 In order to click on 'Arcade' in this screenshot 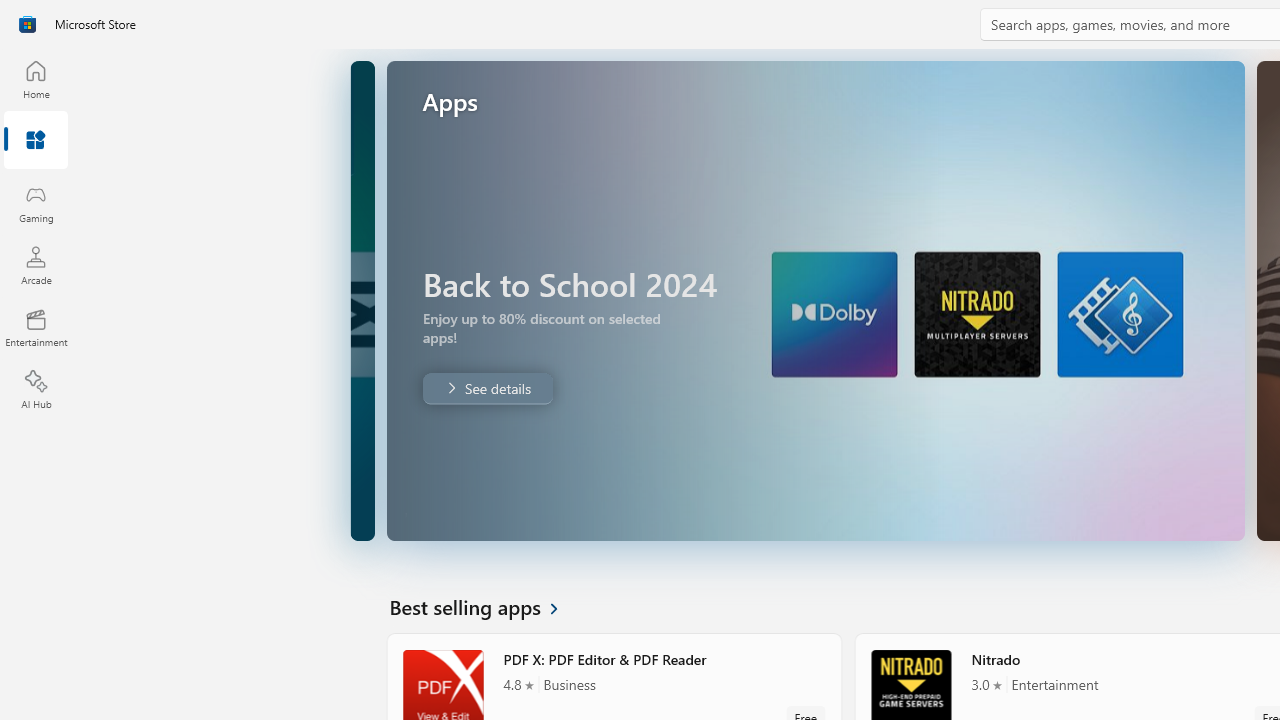, I will do `click(35, 264)`.